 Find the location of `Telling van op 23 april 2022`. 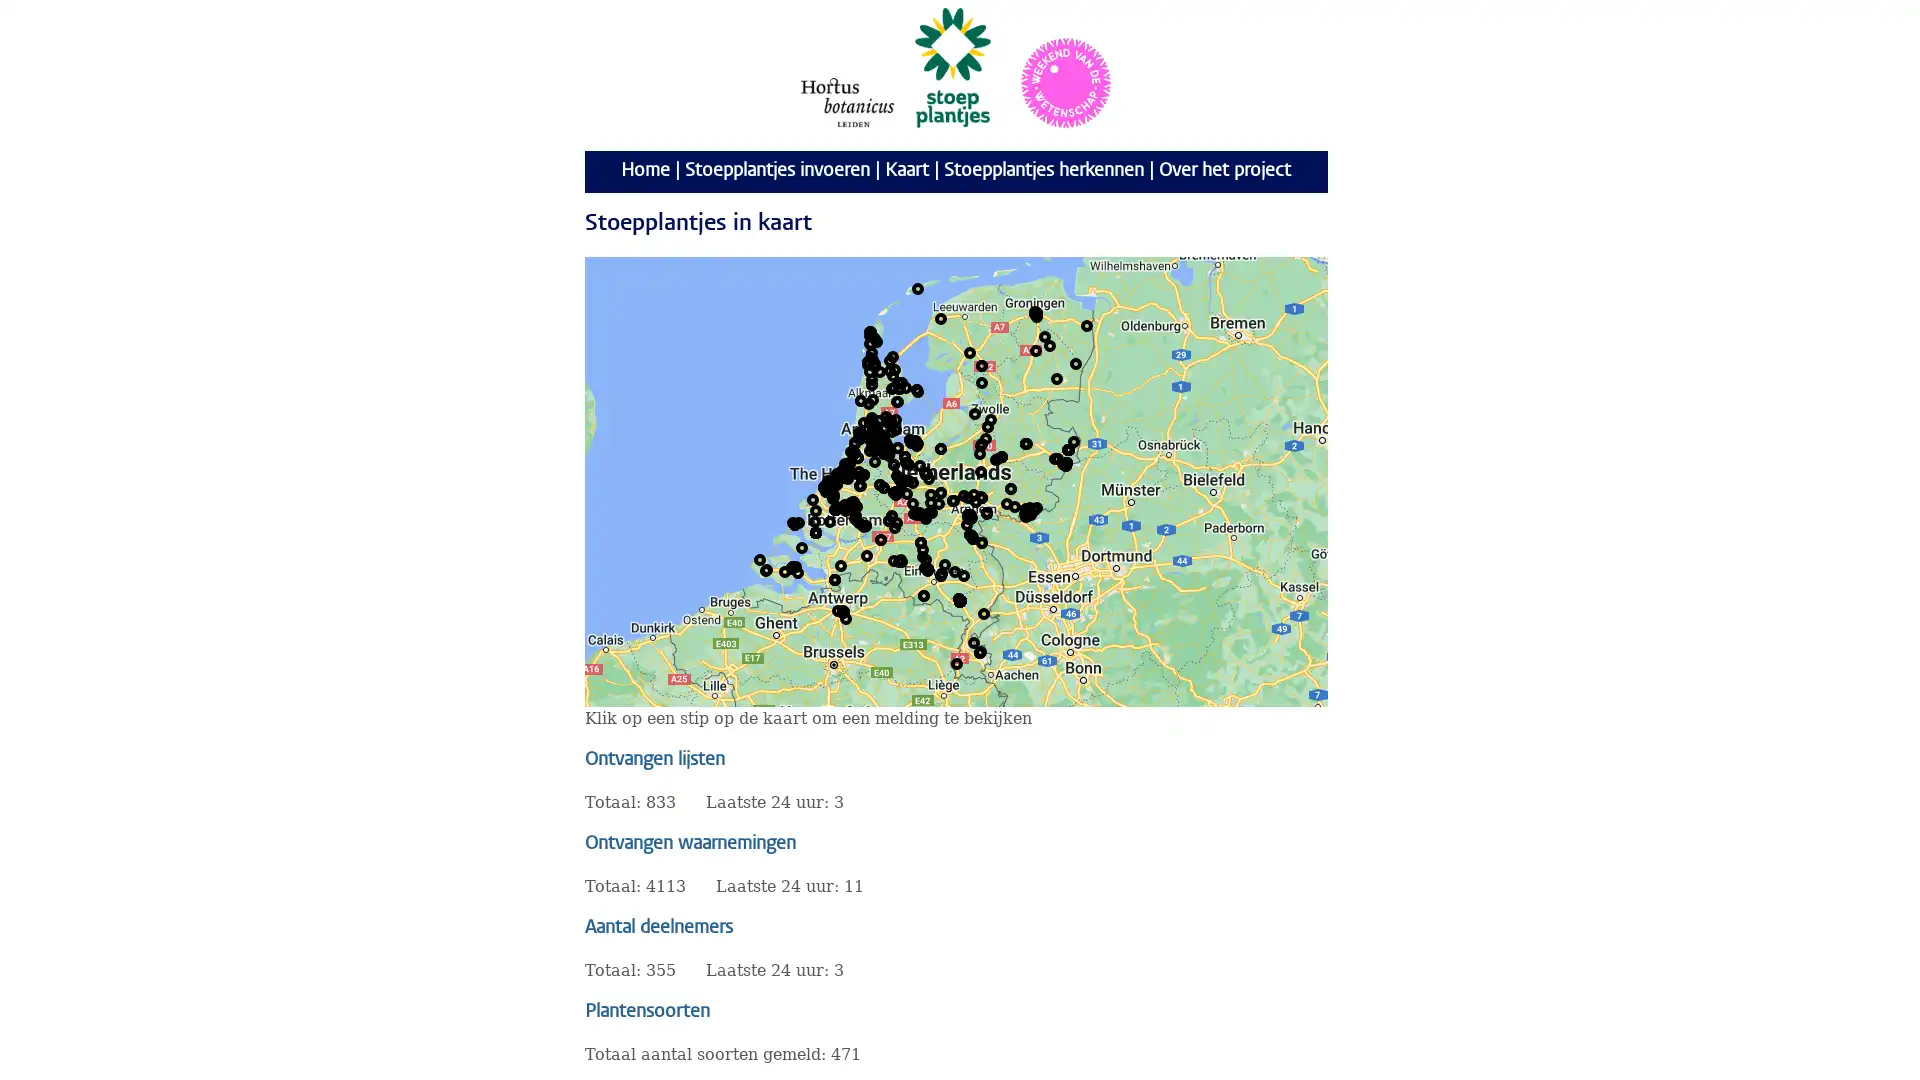

Telling van op 23 april 2022 is located at coordinates (836, 507).